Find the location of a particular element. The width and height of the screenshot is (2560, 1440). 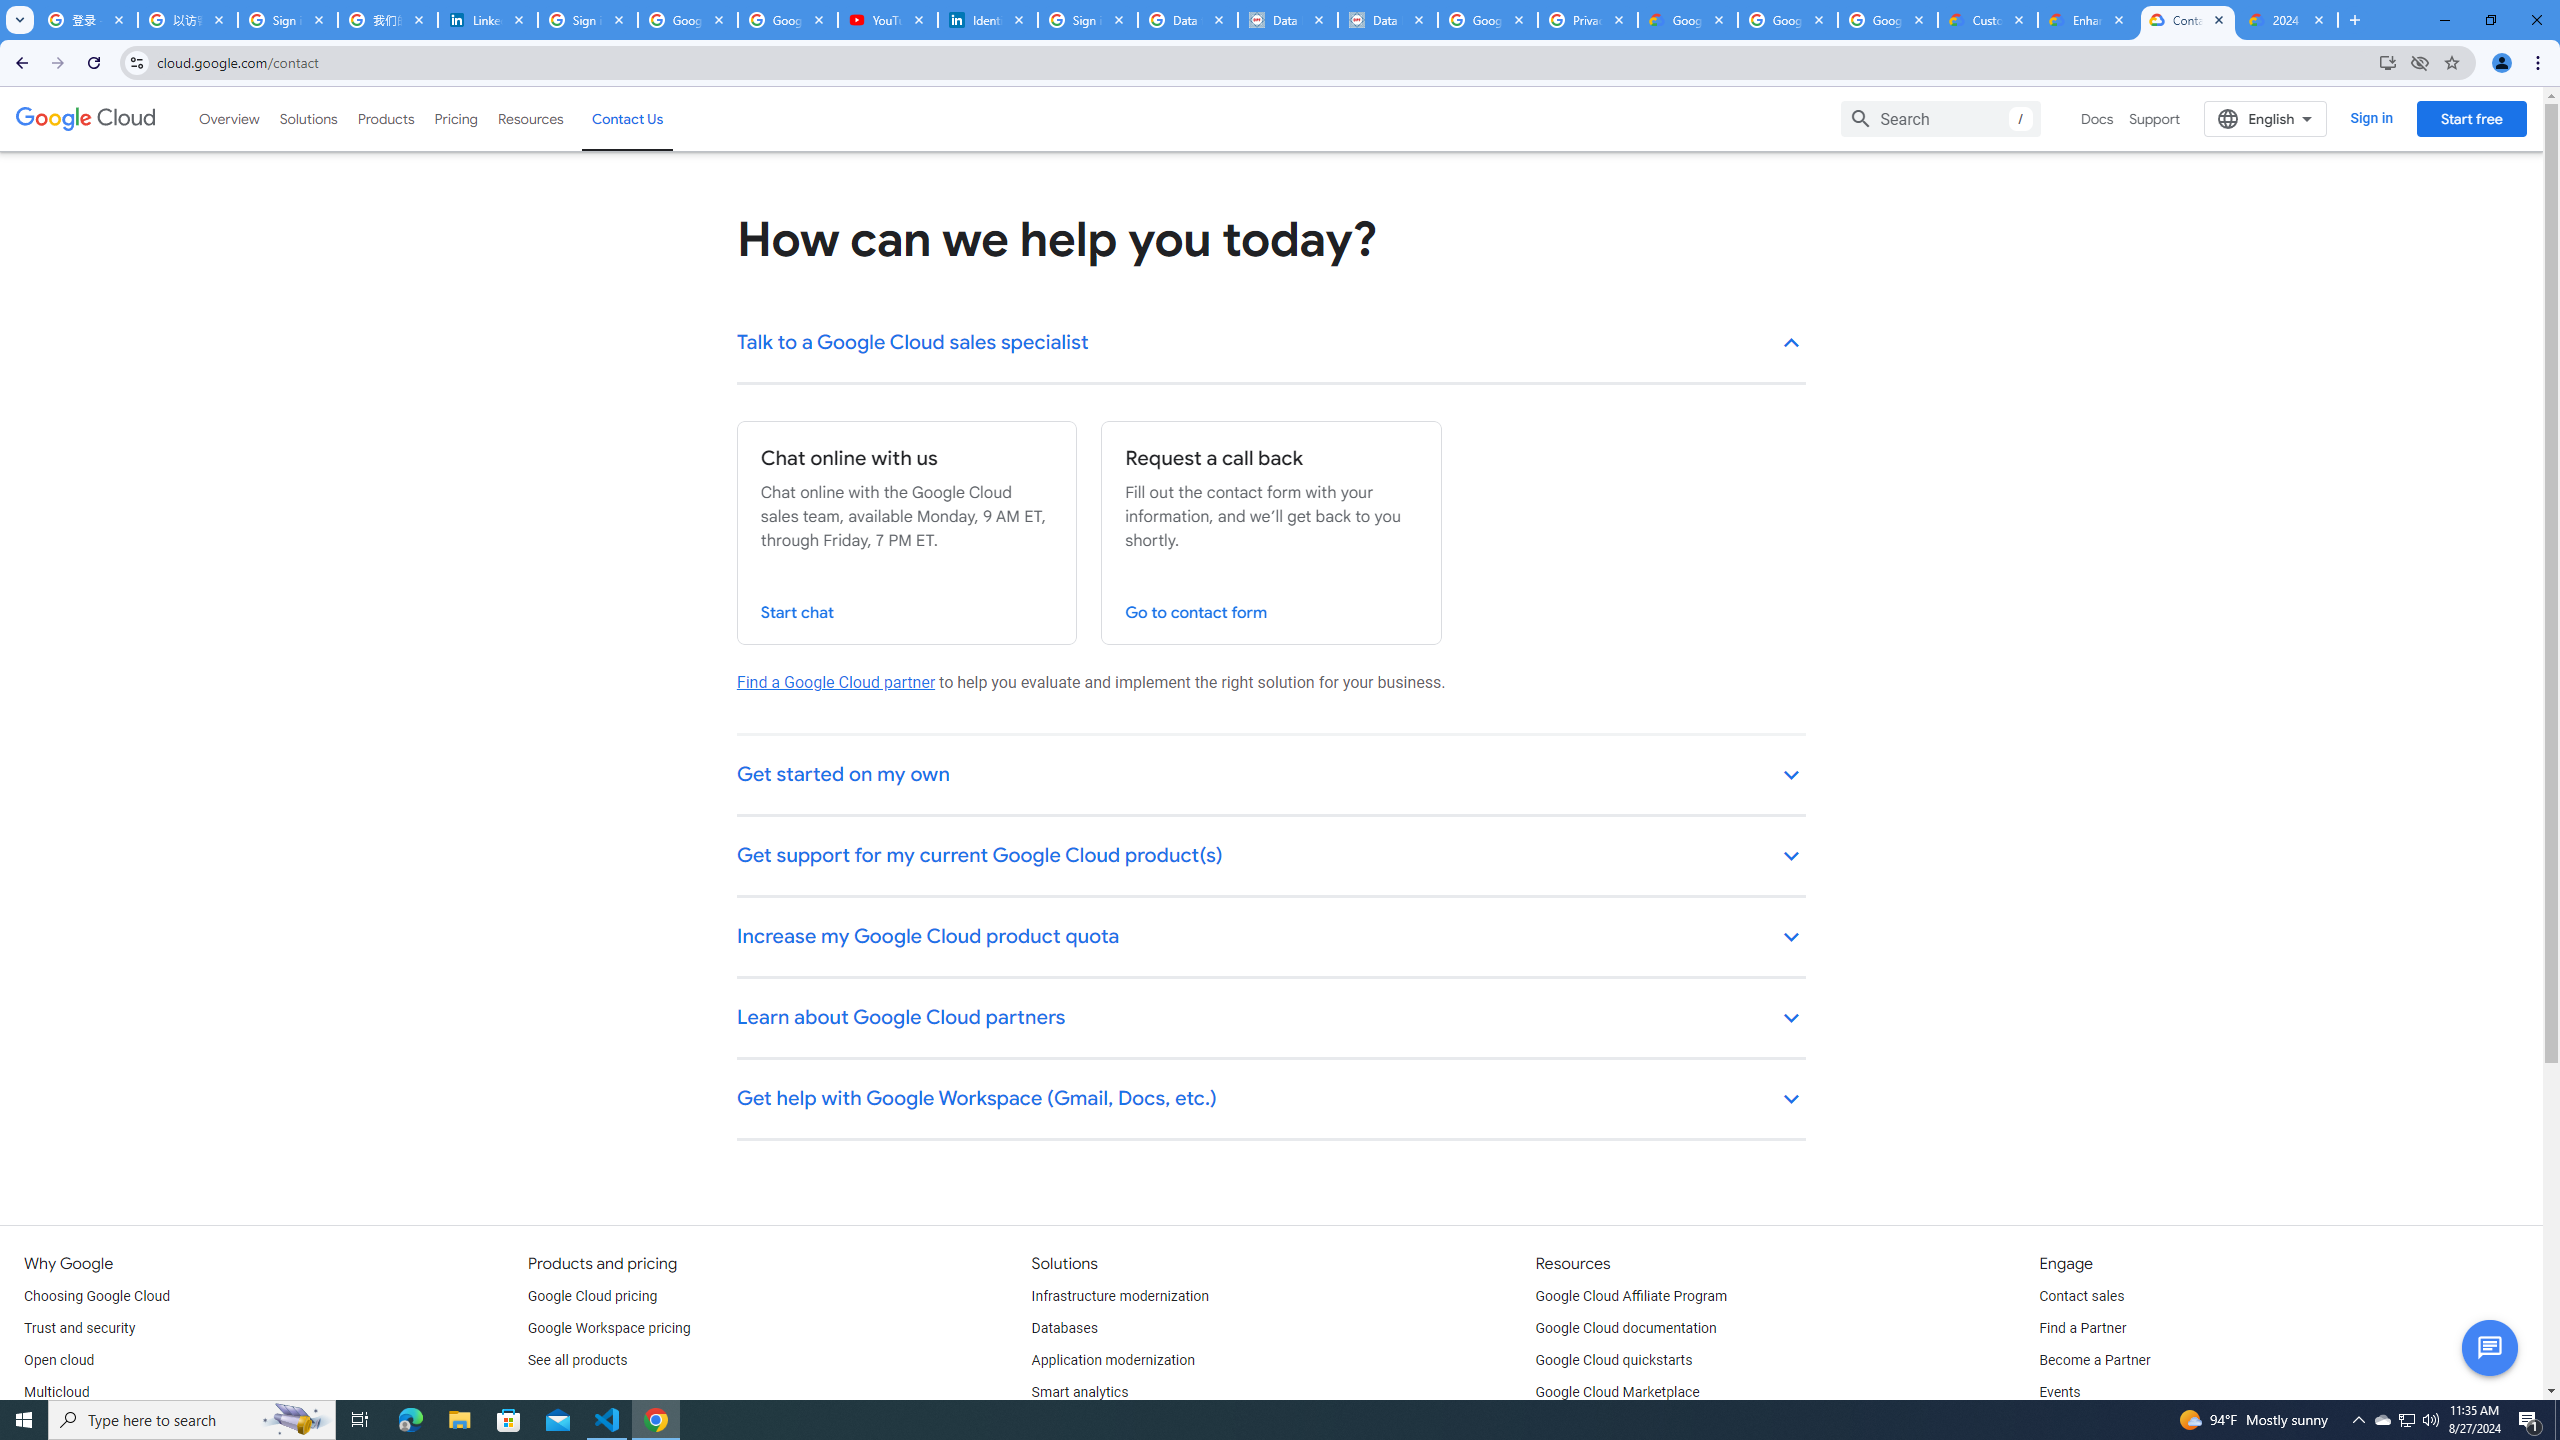

'Google Workspace pricing' is located at coordinates (608, 1328).